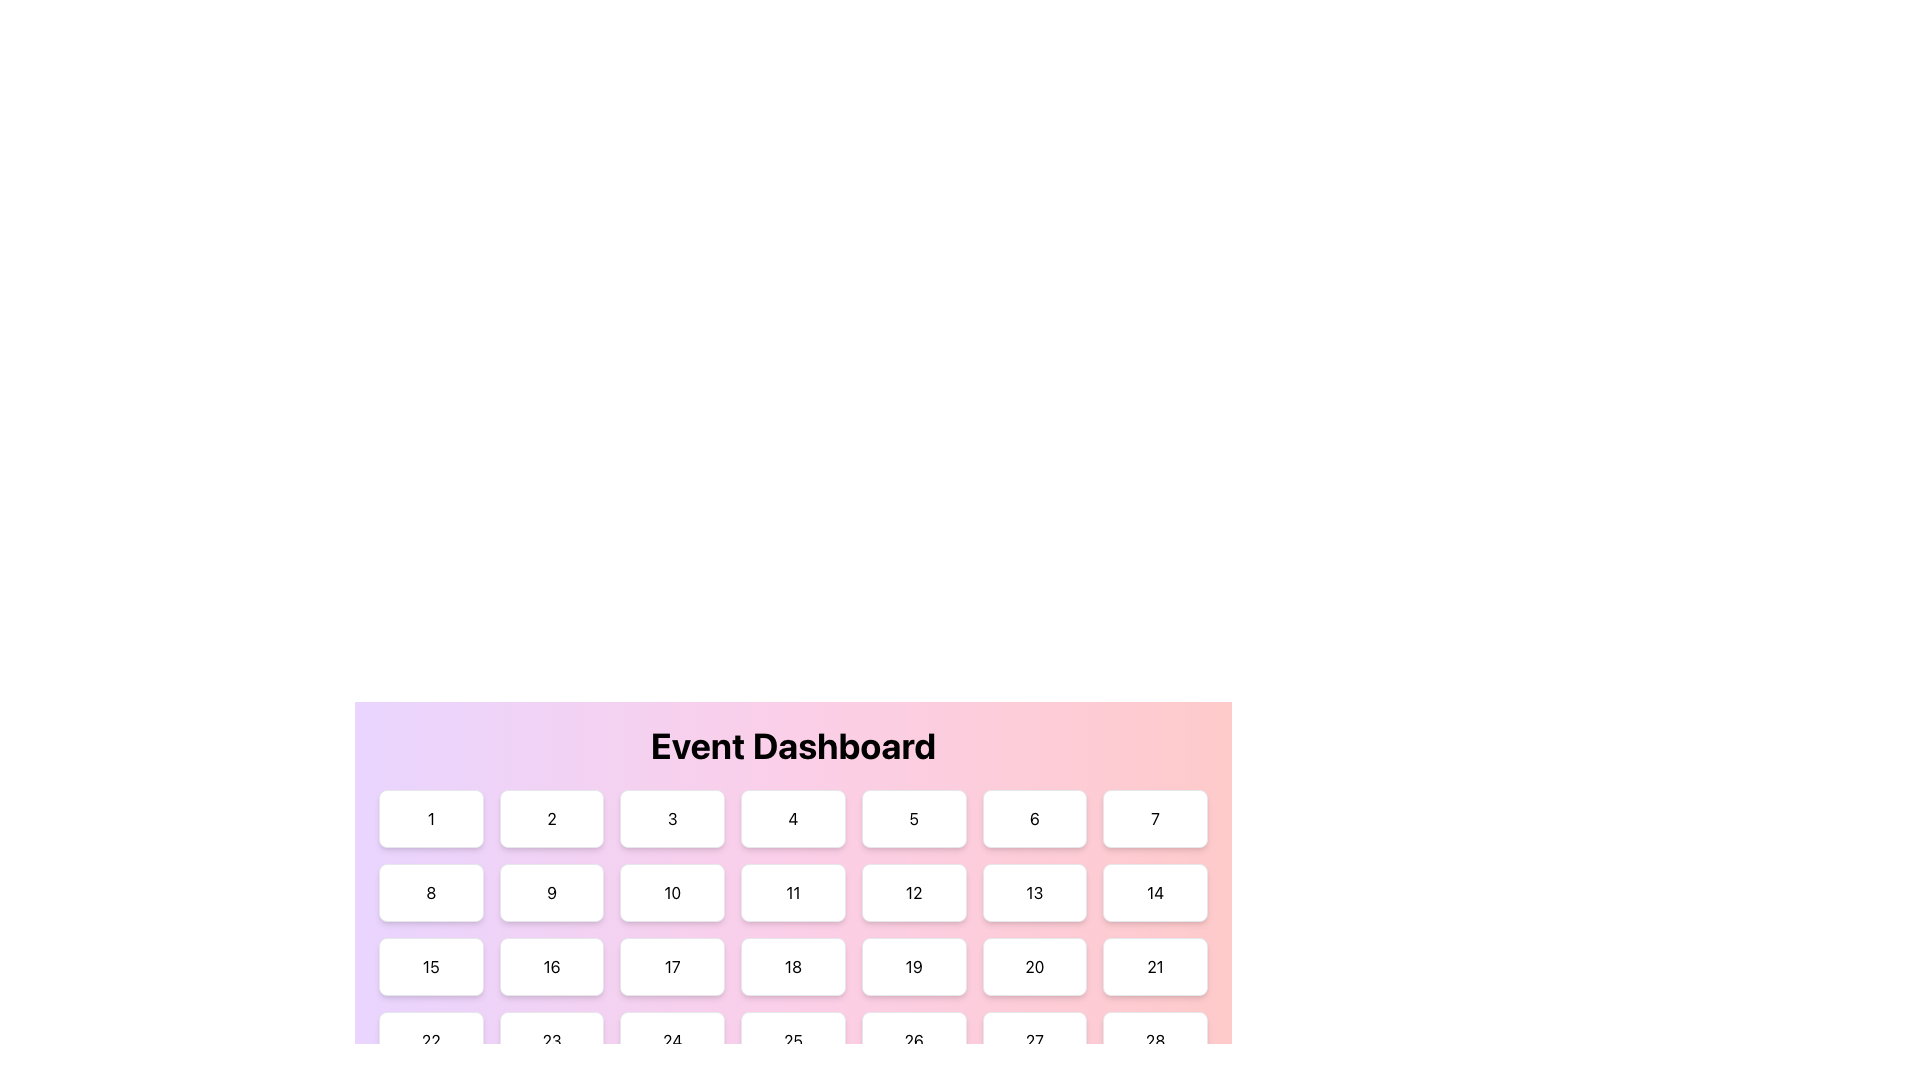 The width and height of the screenshot is (1920, 1080). What do you see at coordinates (552, 892) in the screenshot?
I see `the button labeled '9', which is a white rounded rectangle with a black number '9' centered inside it` at bounding box center [552, 892].